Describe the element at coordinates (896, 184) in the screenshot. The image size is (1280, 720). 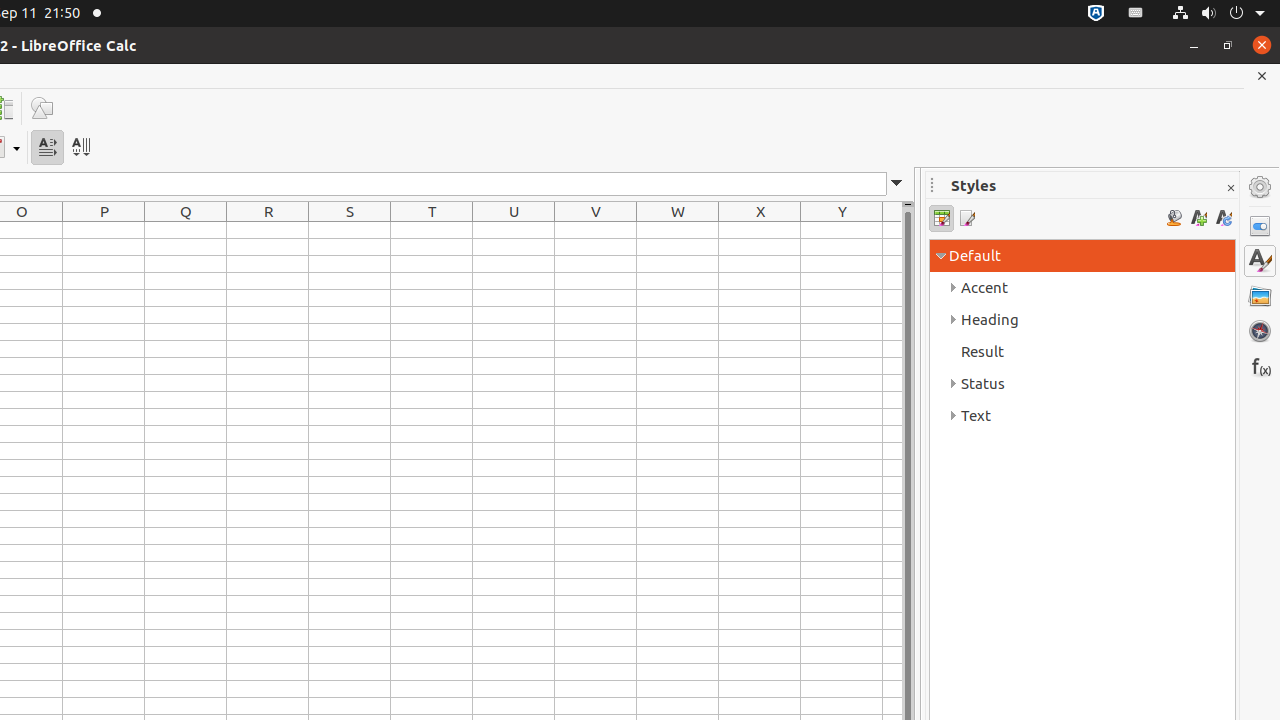
I see `'Expand Formula Bar'` at that location.